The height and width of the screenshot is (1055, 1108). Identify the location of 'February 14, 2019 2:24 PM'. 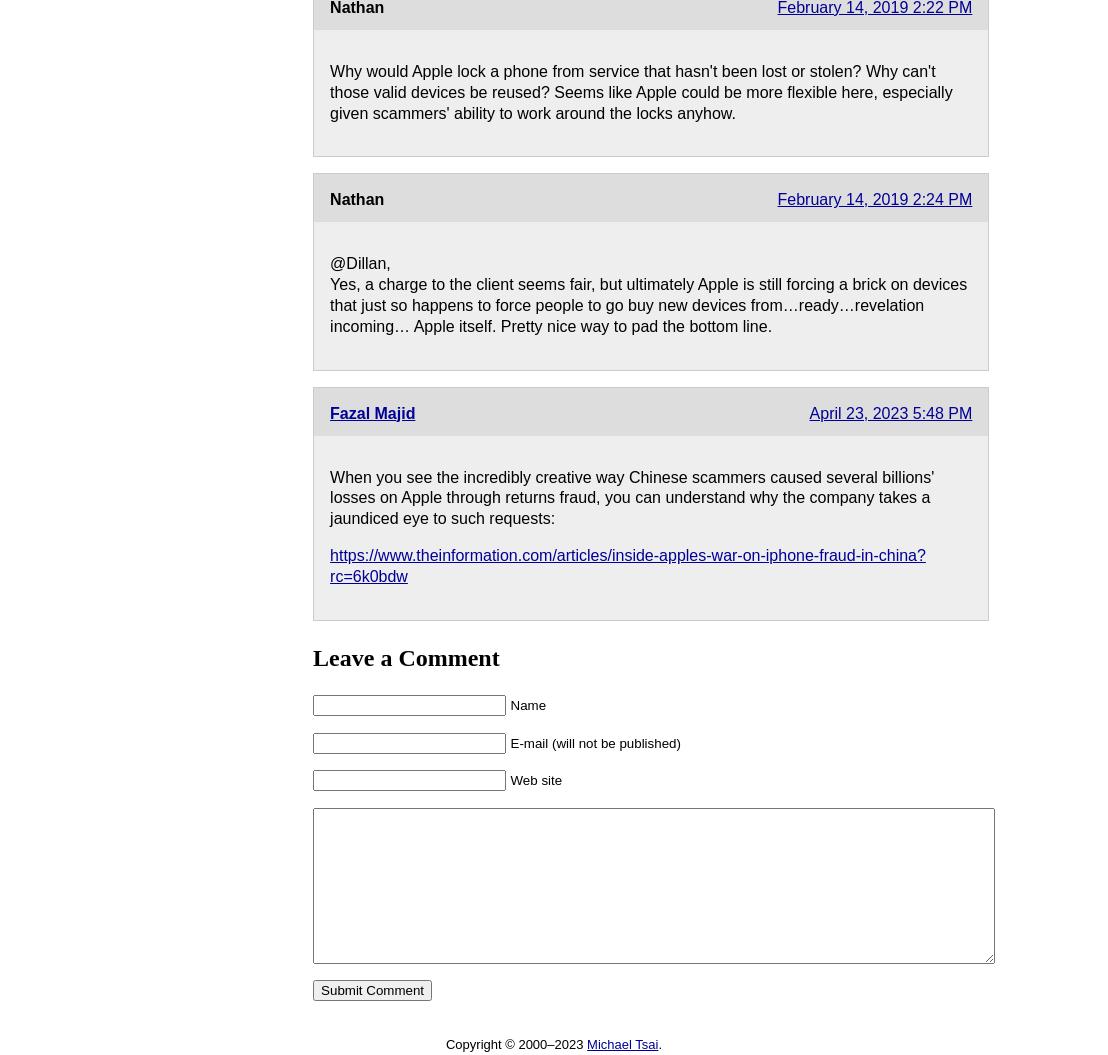
(777, 198).